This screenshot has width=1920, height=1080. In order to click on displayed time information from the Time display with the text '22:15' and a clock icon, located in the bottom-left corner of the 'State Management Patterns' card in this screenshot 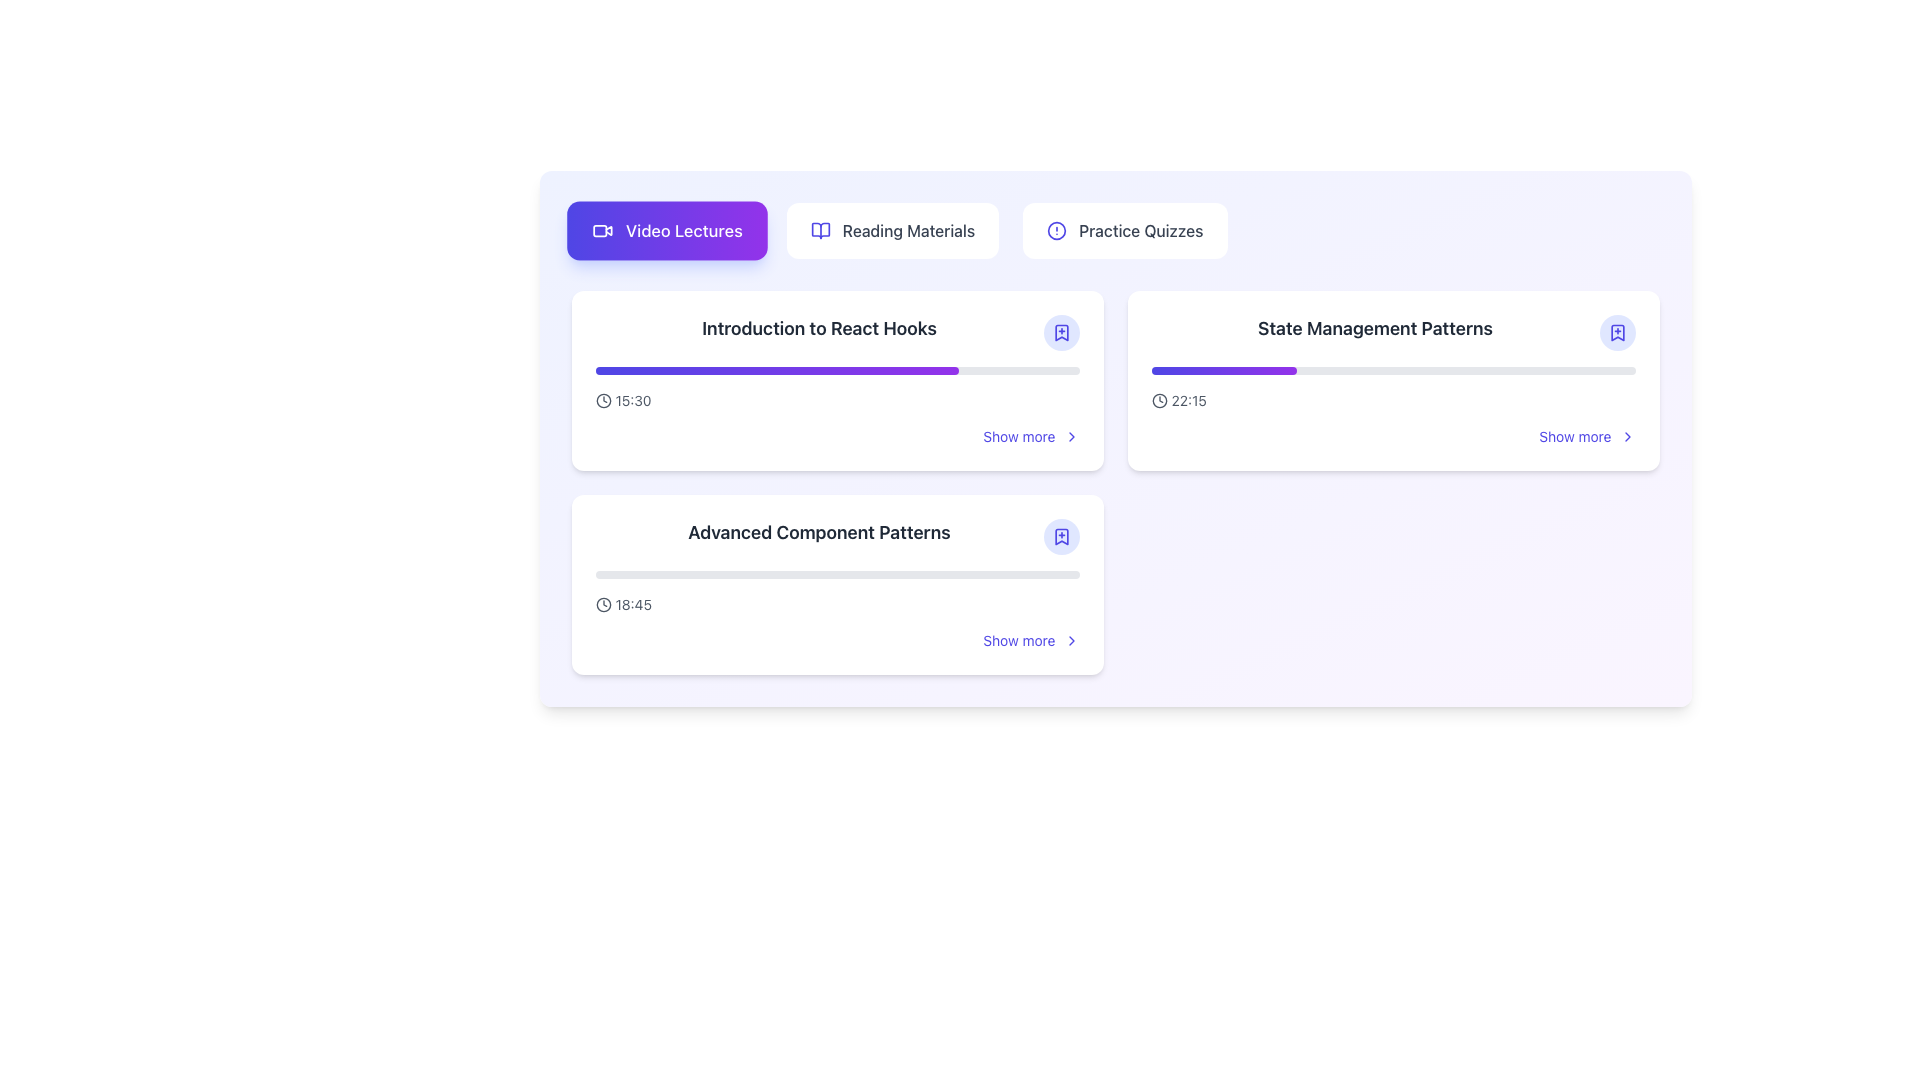, I will do `click(1179, 401)`.